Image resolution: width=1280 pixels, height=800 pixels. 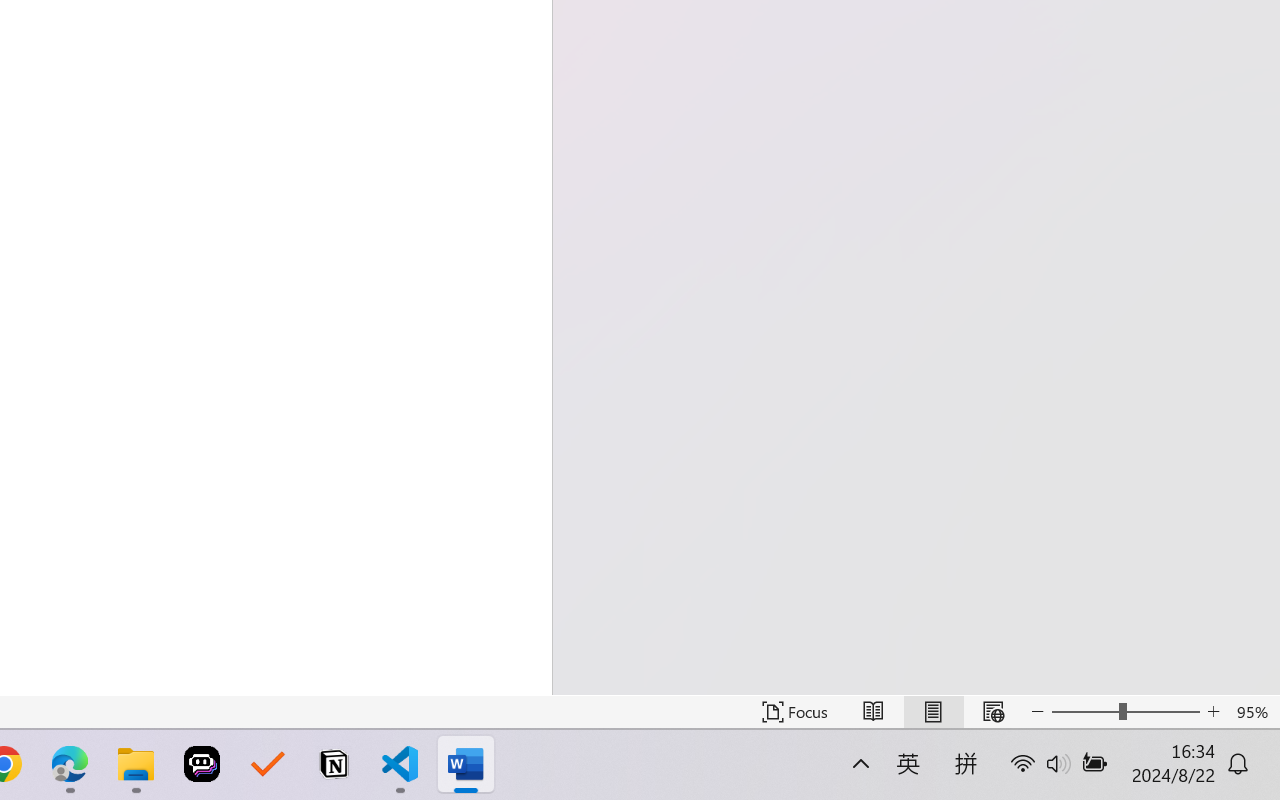 I want to click on 'Zoom 95%', so click(x=1252, y=711).